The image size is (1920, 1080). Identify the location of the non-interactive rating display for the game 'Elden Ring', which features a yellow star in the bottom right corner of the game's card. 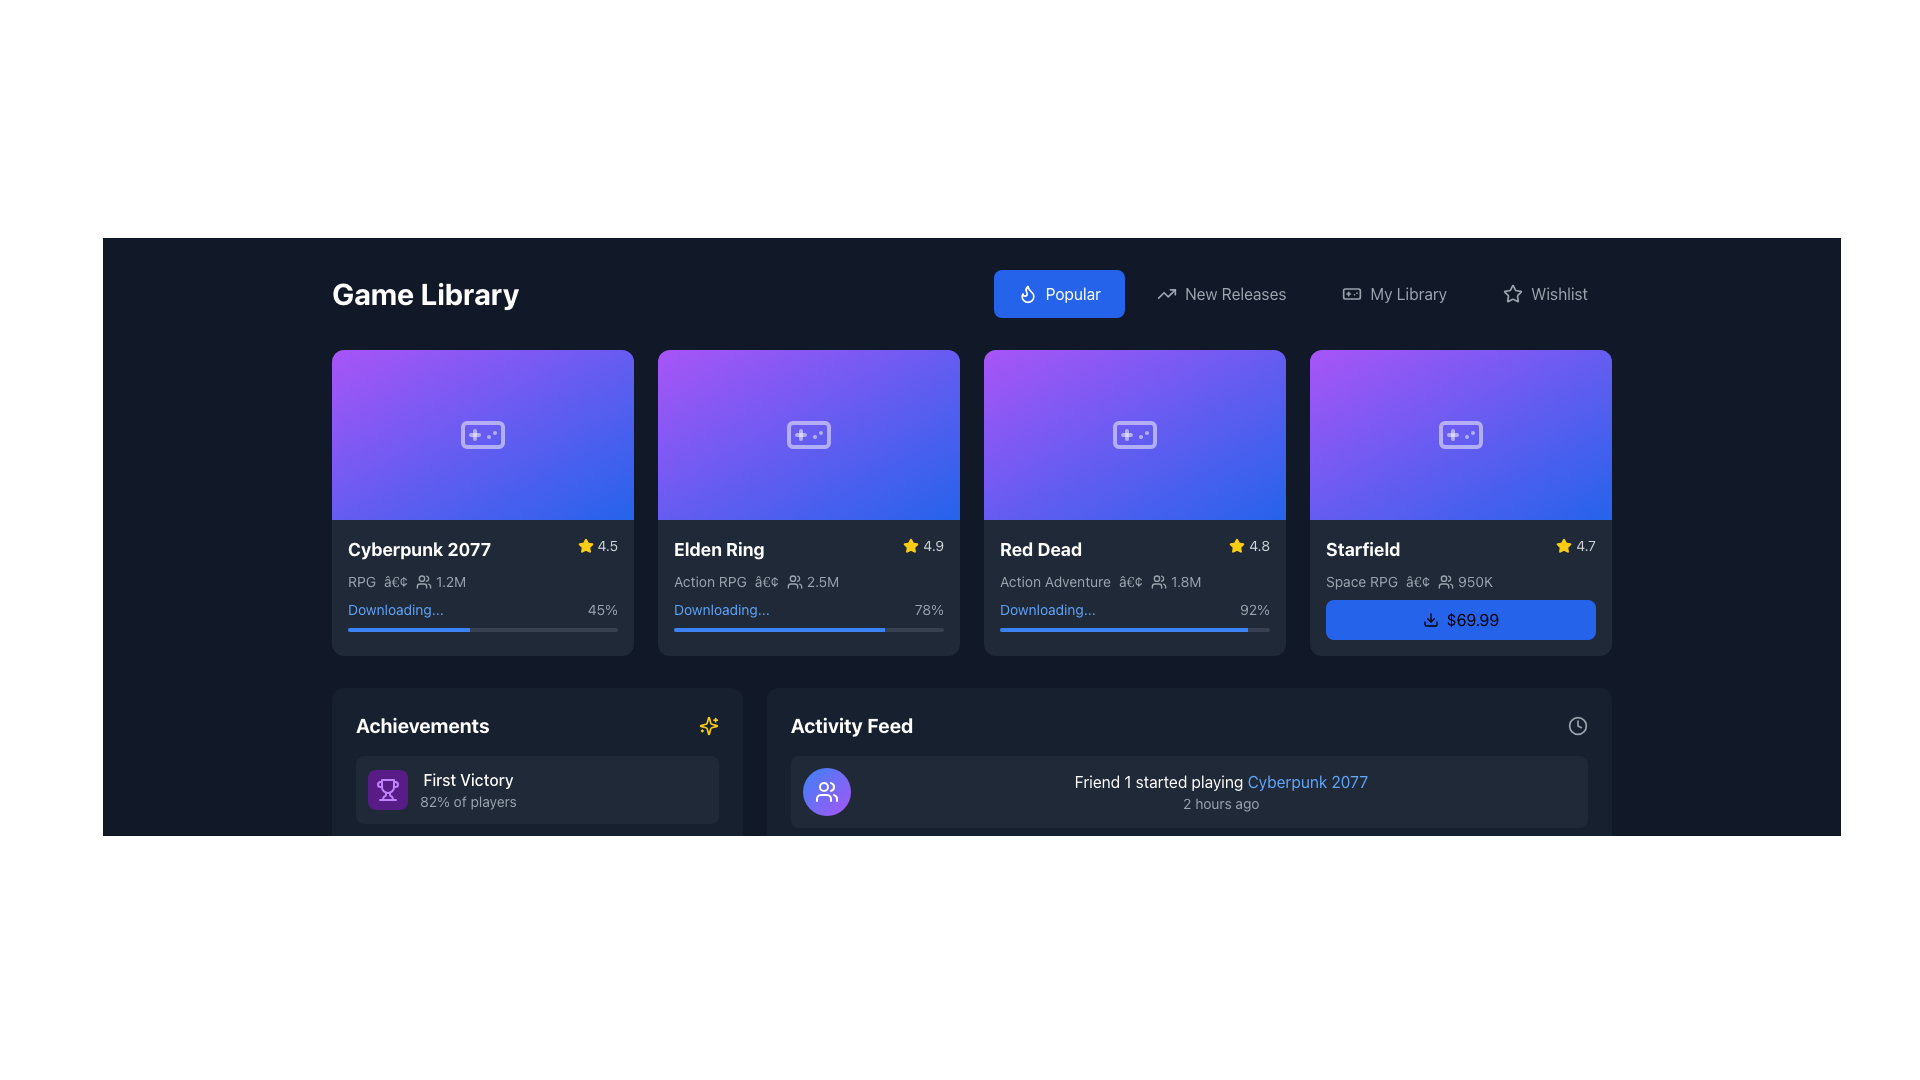
(922, 545).